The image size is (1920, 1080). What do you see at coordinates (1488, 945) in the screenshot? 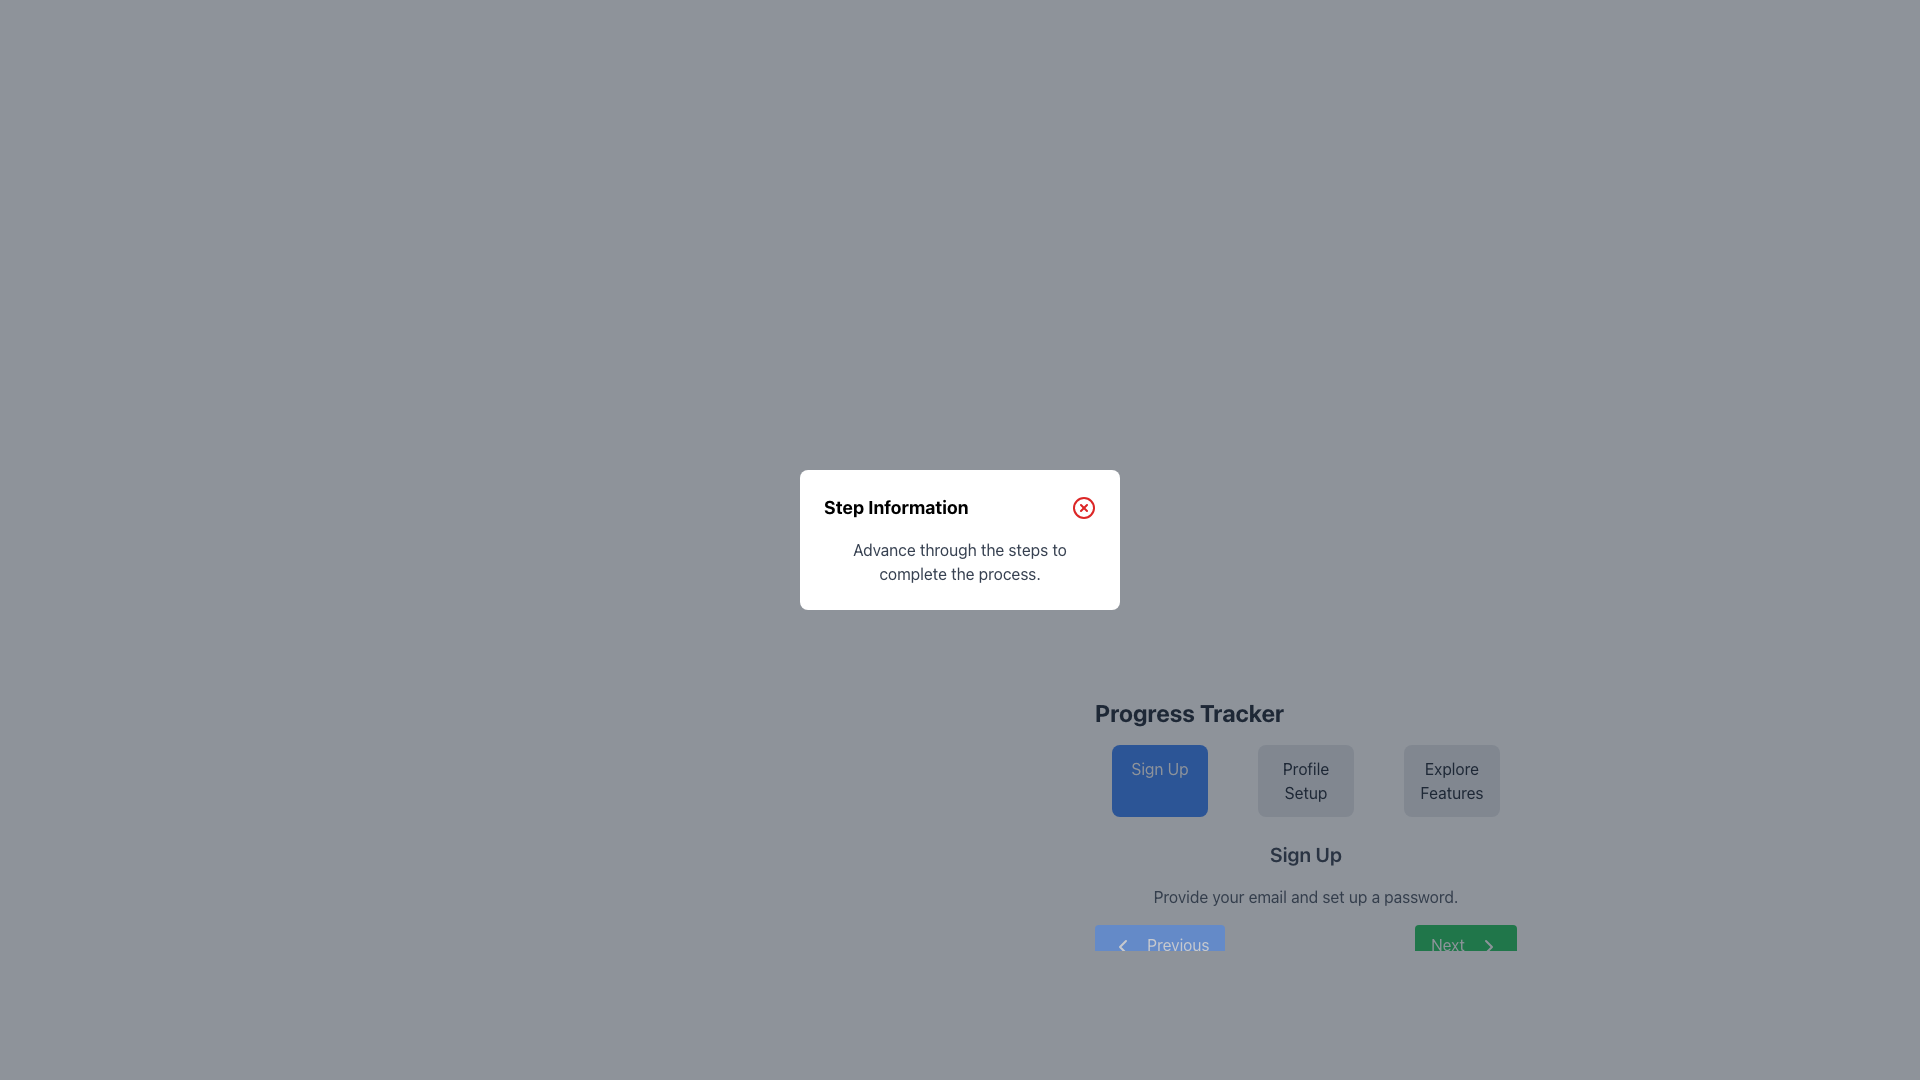
I see `the right-facing chevron-shaped icon located slightly above the 'Next' text within the green navigation button at the bottom right of the interface` at bounding box center [1488, 945].